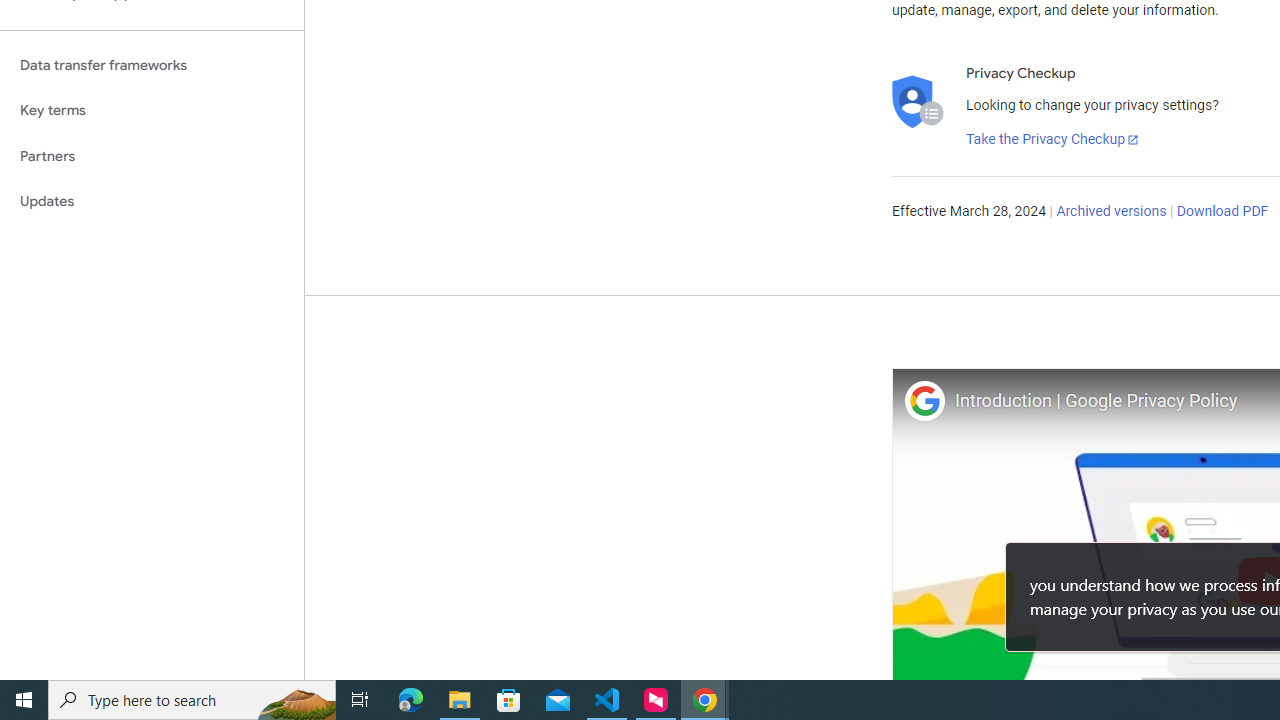 This screenshot has width=1280, height=720. I want to click on 'Archived versions', so click(1110, 212).